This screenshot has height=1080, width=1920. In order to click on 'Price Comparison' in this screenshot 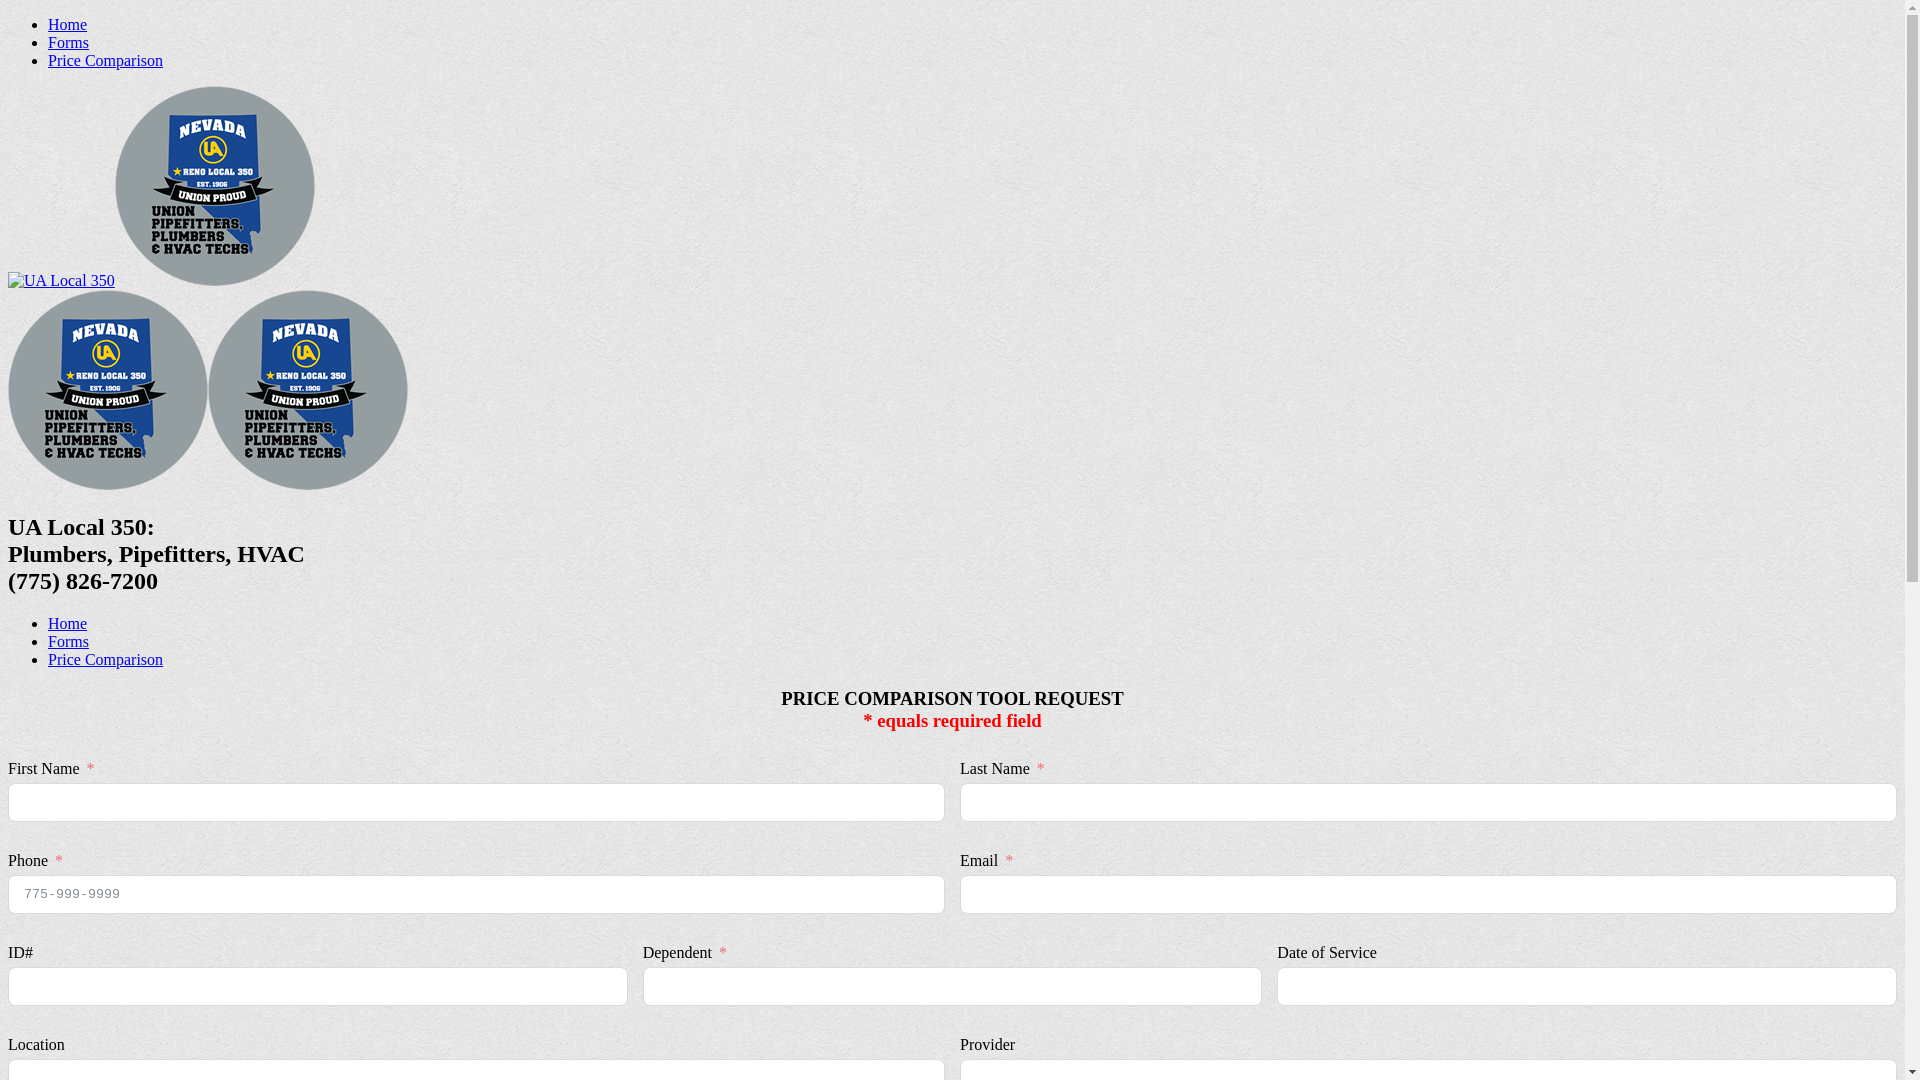, I will do `click(104, 59)`.